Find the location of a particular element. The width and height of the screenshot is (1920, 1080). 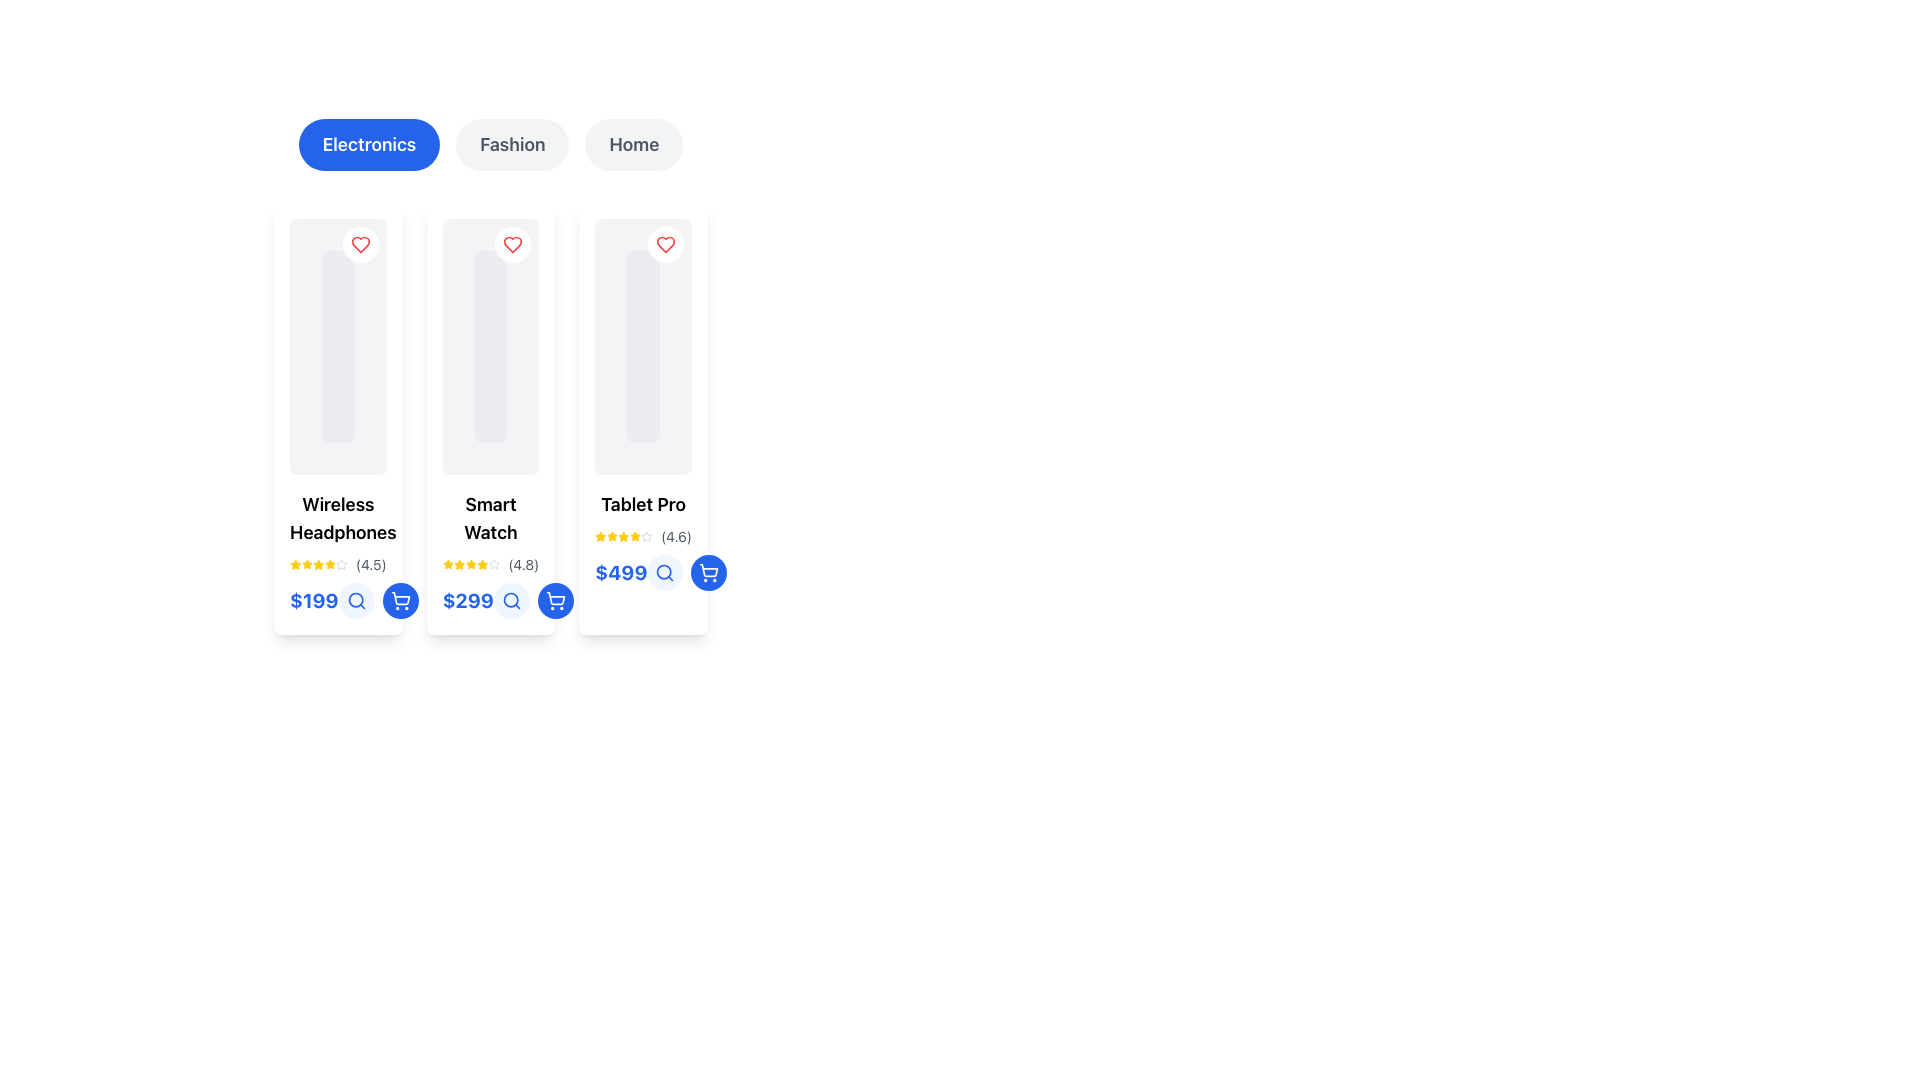

the shopping cart icon button at the bottom-right corner of the 'Tablet Pro' card is located at coordinates (709, 573).